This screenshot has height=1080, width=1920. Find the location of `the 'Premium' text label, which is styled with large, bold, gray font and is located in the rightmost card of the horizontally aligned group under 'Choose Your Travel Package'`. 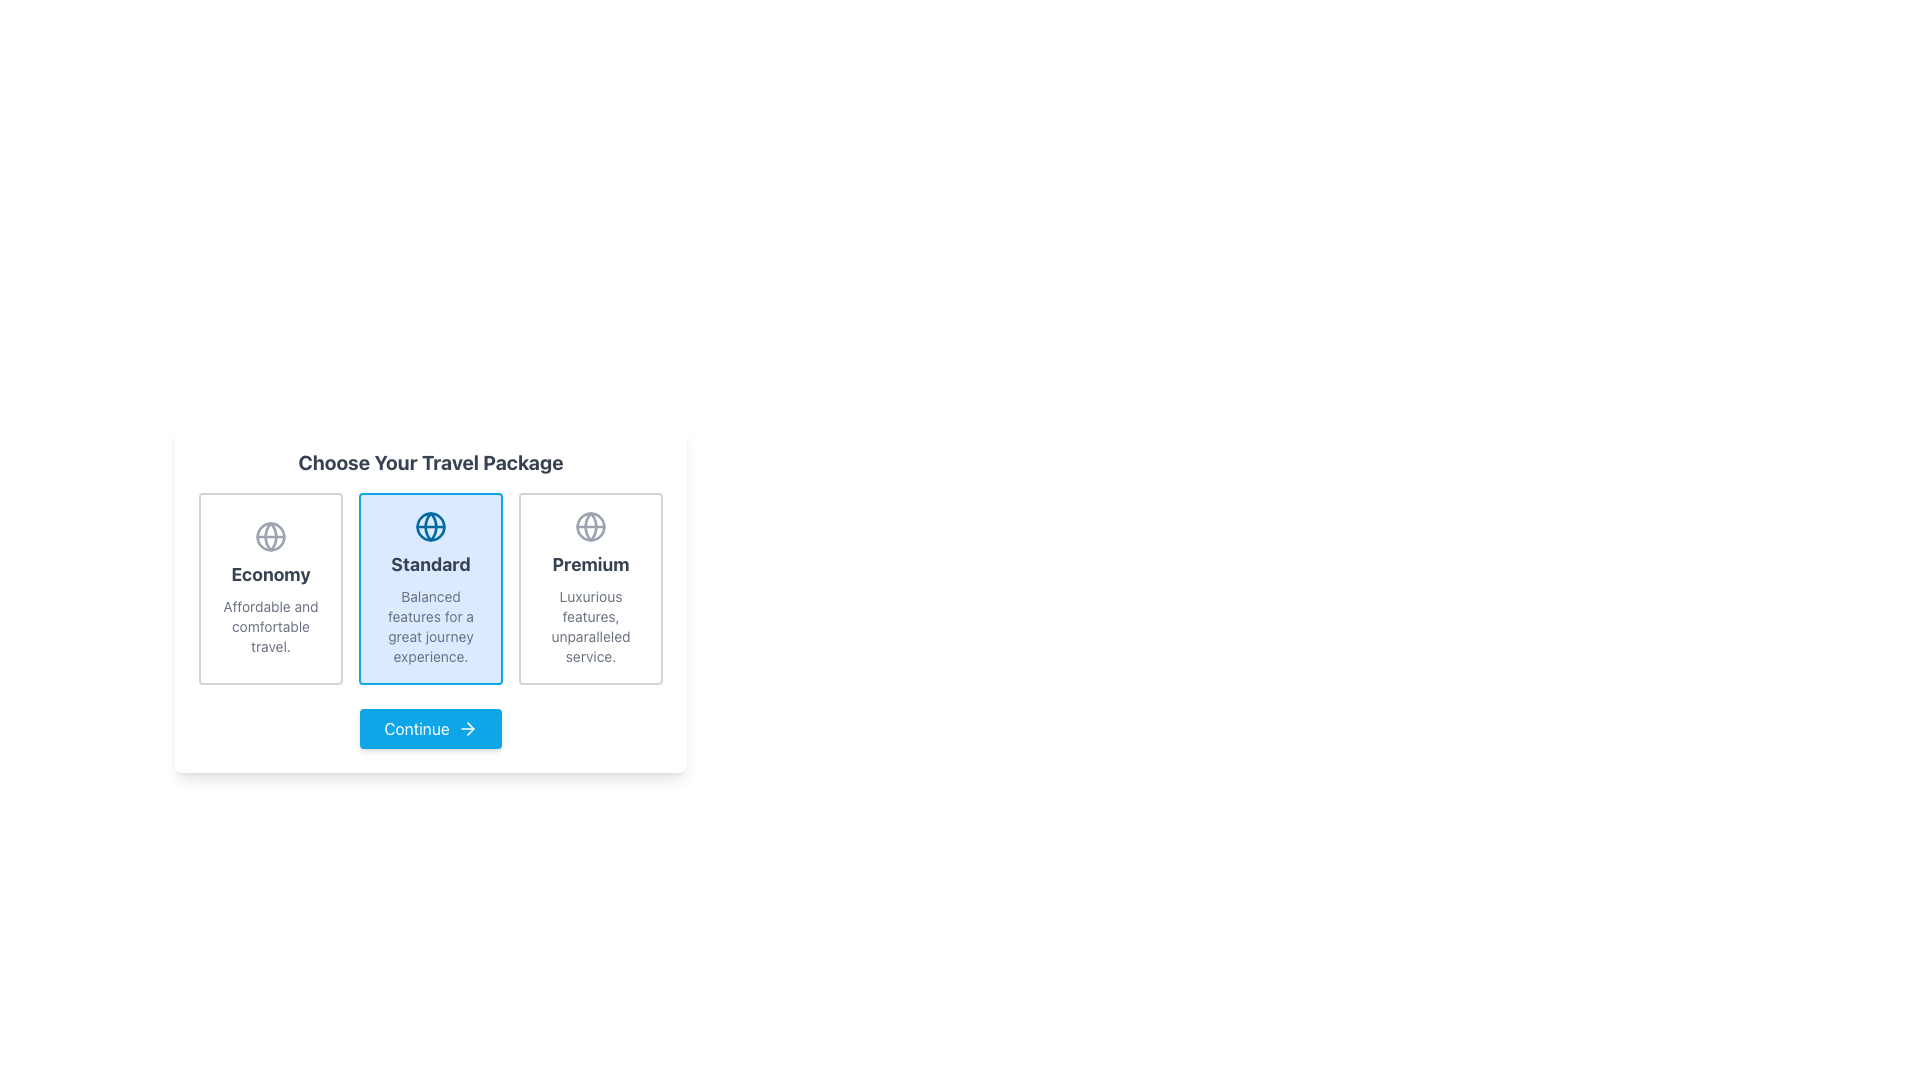

the 'Premium' text label, which is styled with large, bold, gray font and is located in the rightmost card of the horizontally aligned group under 'Choose Your Travel Package' is located at coordinates (589, 564).